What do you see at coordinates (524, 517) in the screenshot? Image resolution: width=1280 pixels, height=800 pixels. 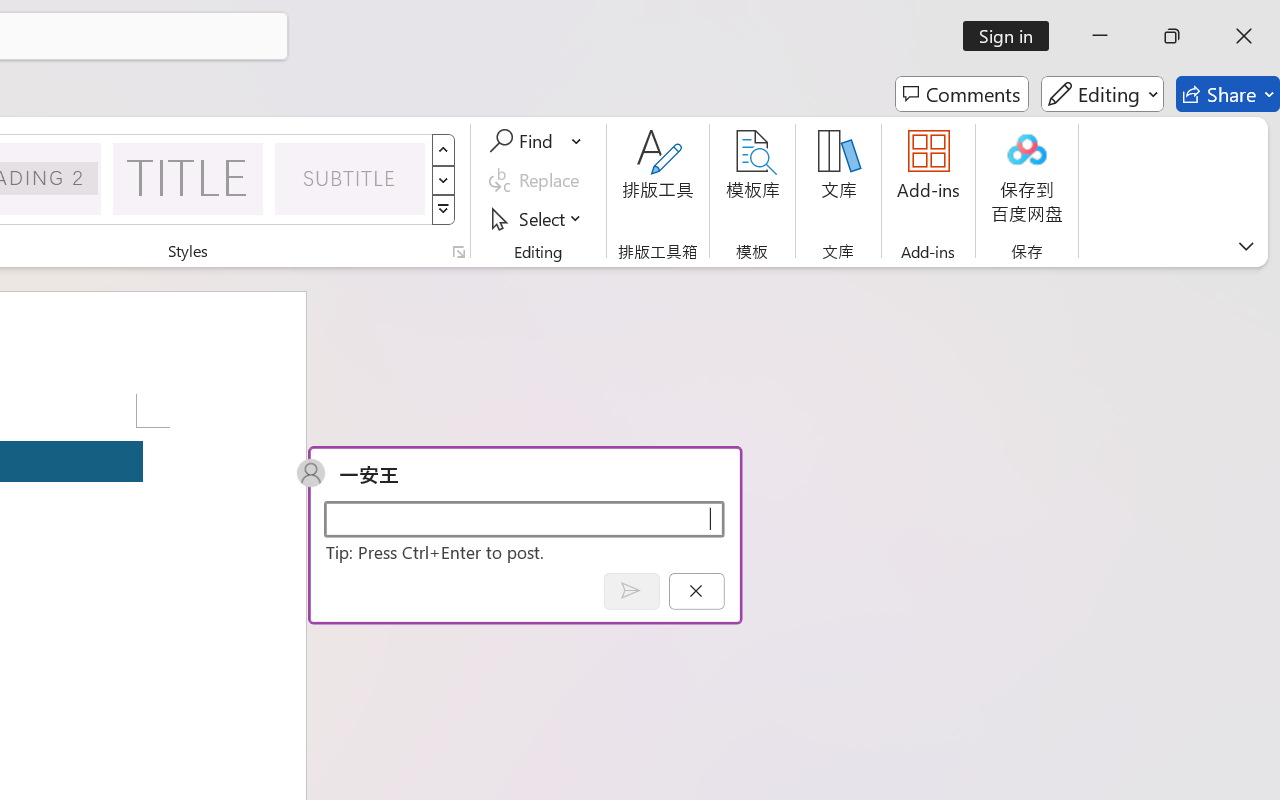 I see `'Start a conversation'` at bounding box center [524, 517].